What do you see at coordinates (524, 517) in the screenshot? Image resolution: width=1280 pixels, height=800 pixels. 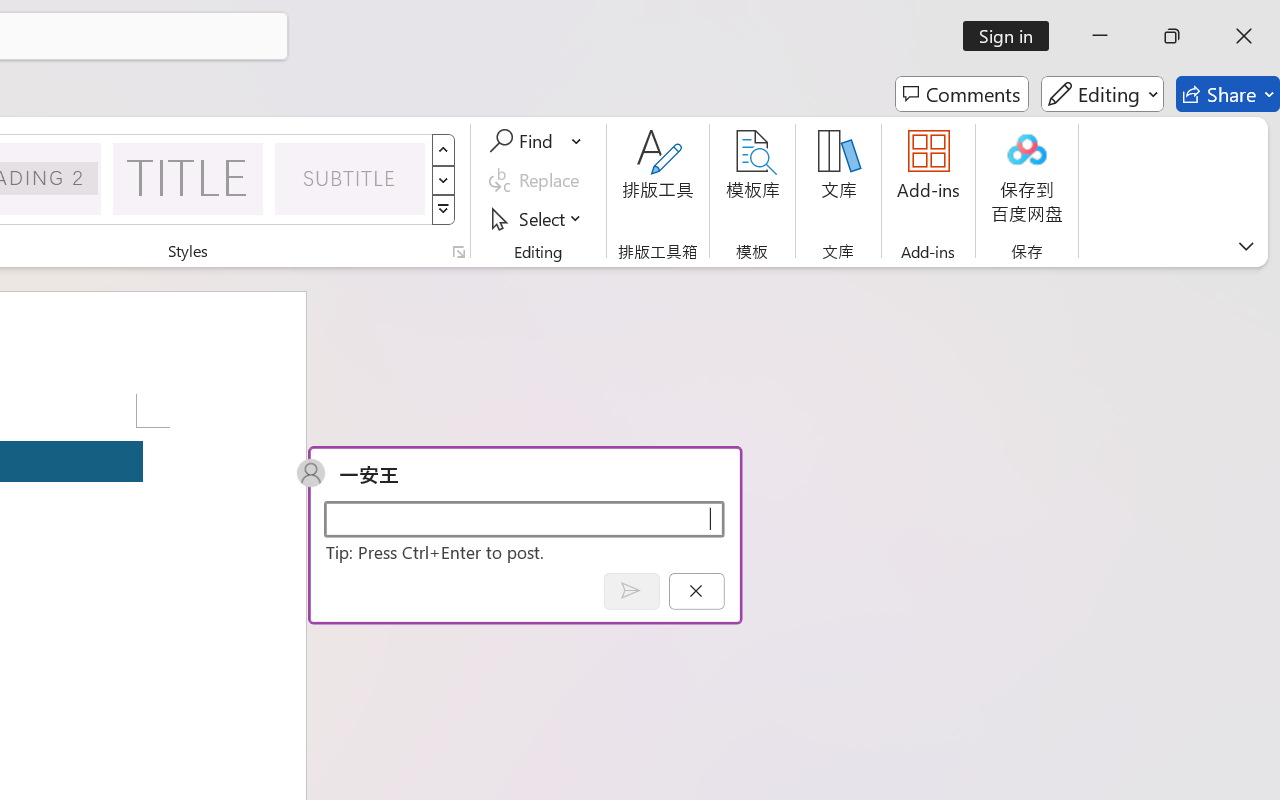 I see `'Start a conversation'` at bounding box center [524, 517].